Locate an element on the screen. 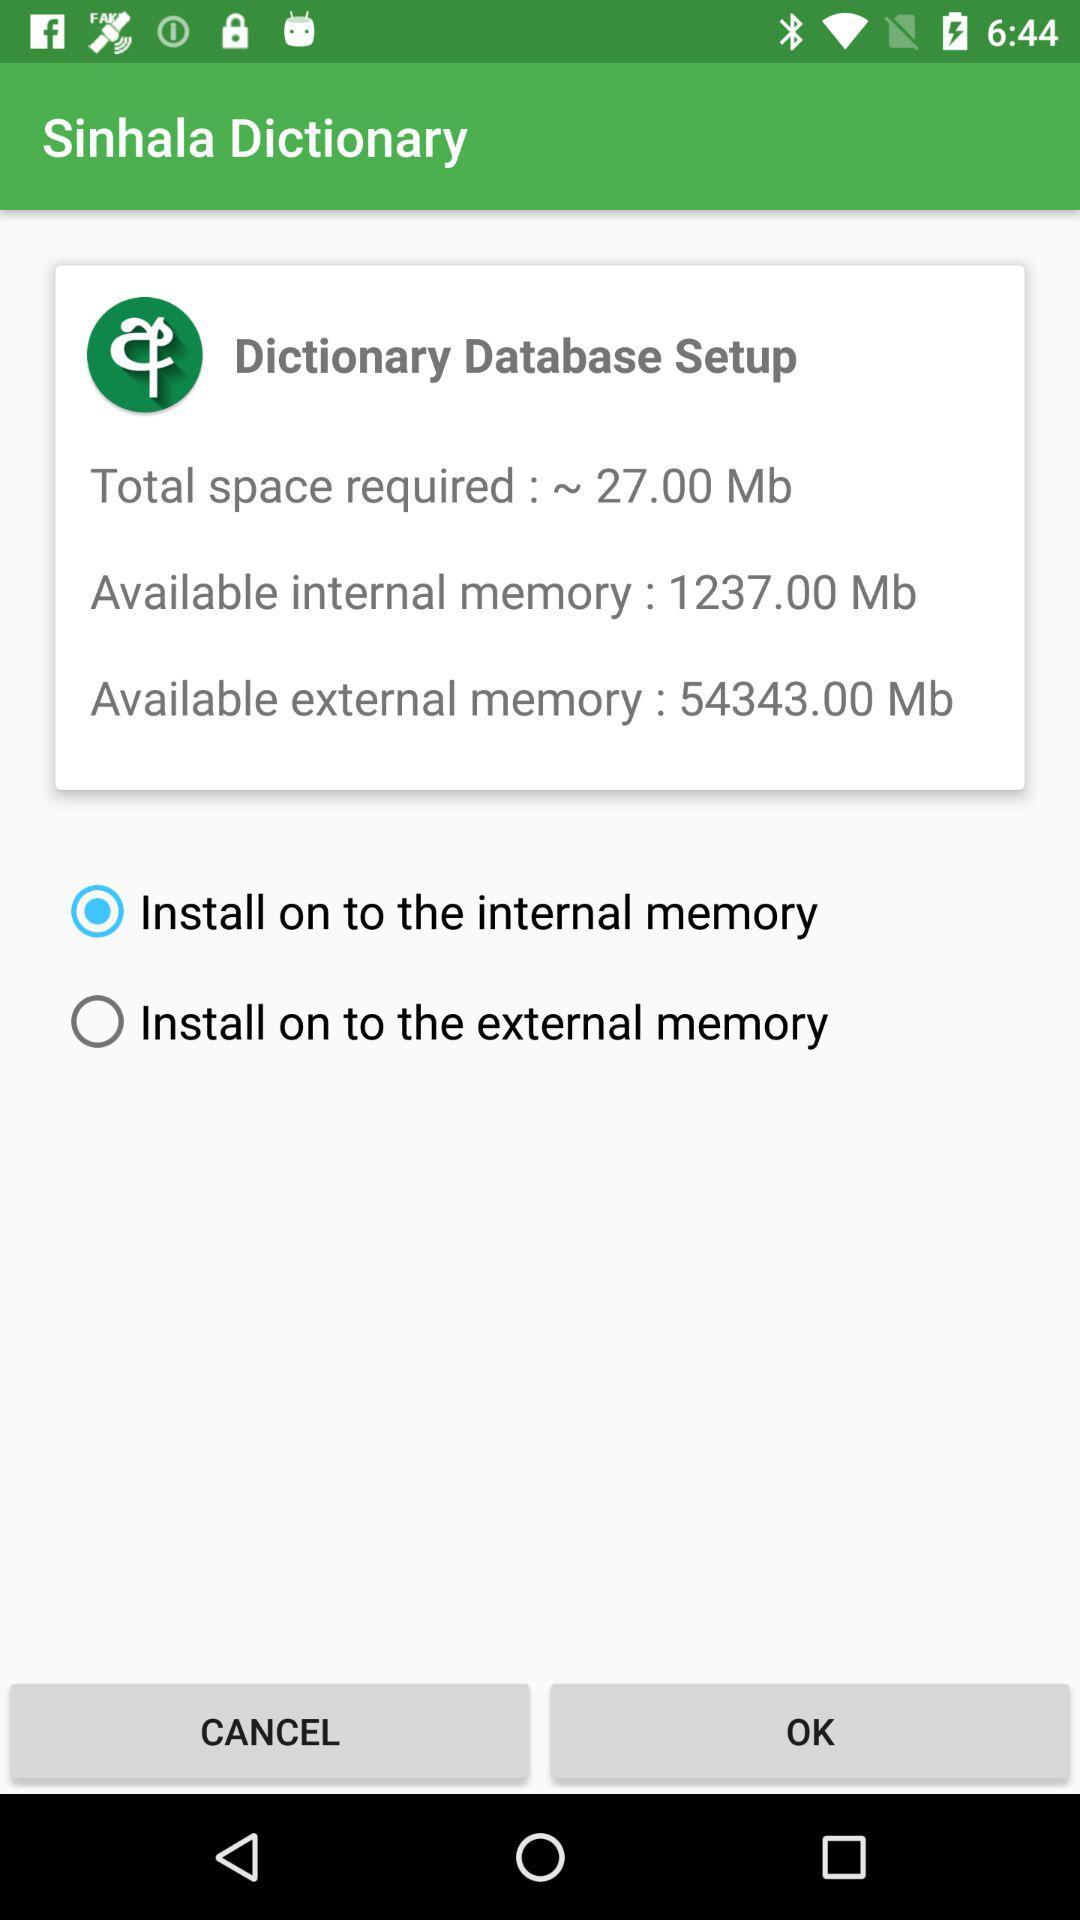 The width and height of the screenshot is (1080, 1920). the icon to the left of the ok icon is located at coordinates (270, 1730).